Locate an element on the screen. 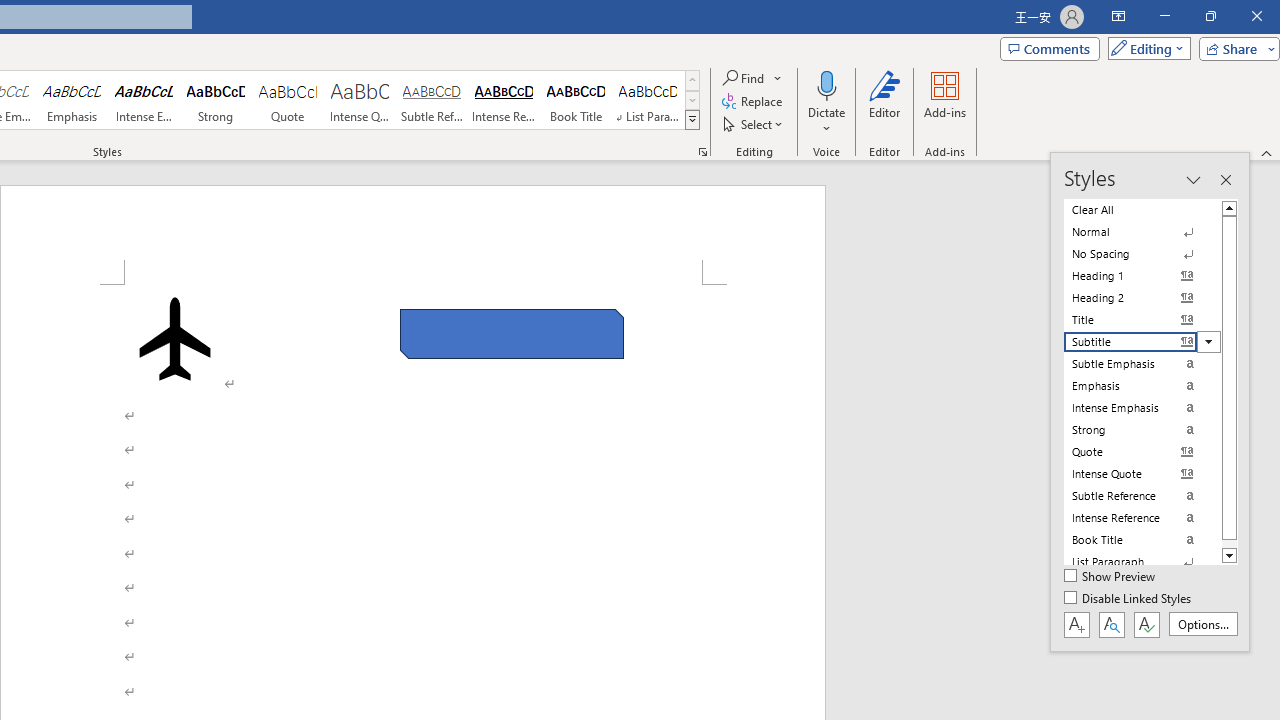 The height and width of the screenshot is (720, 1280). 'Strong' is located at coordinates (216, 100).